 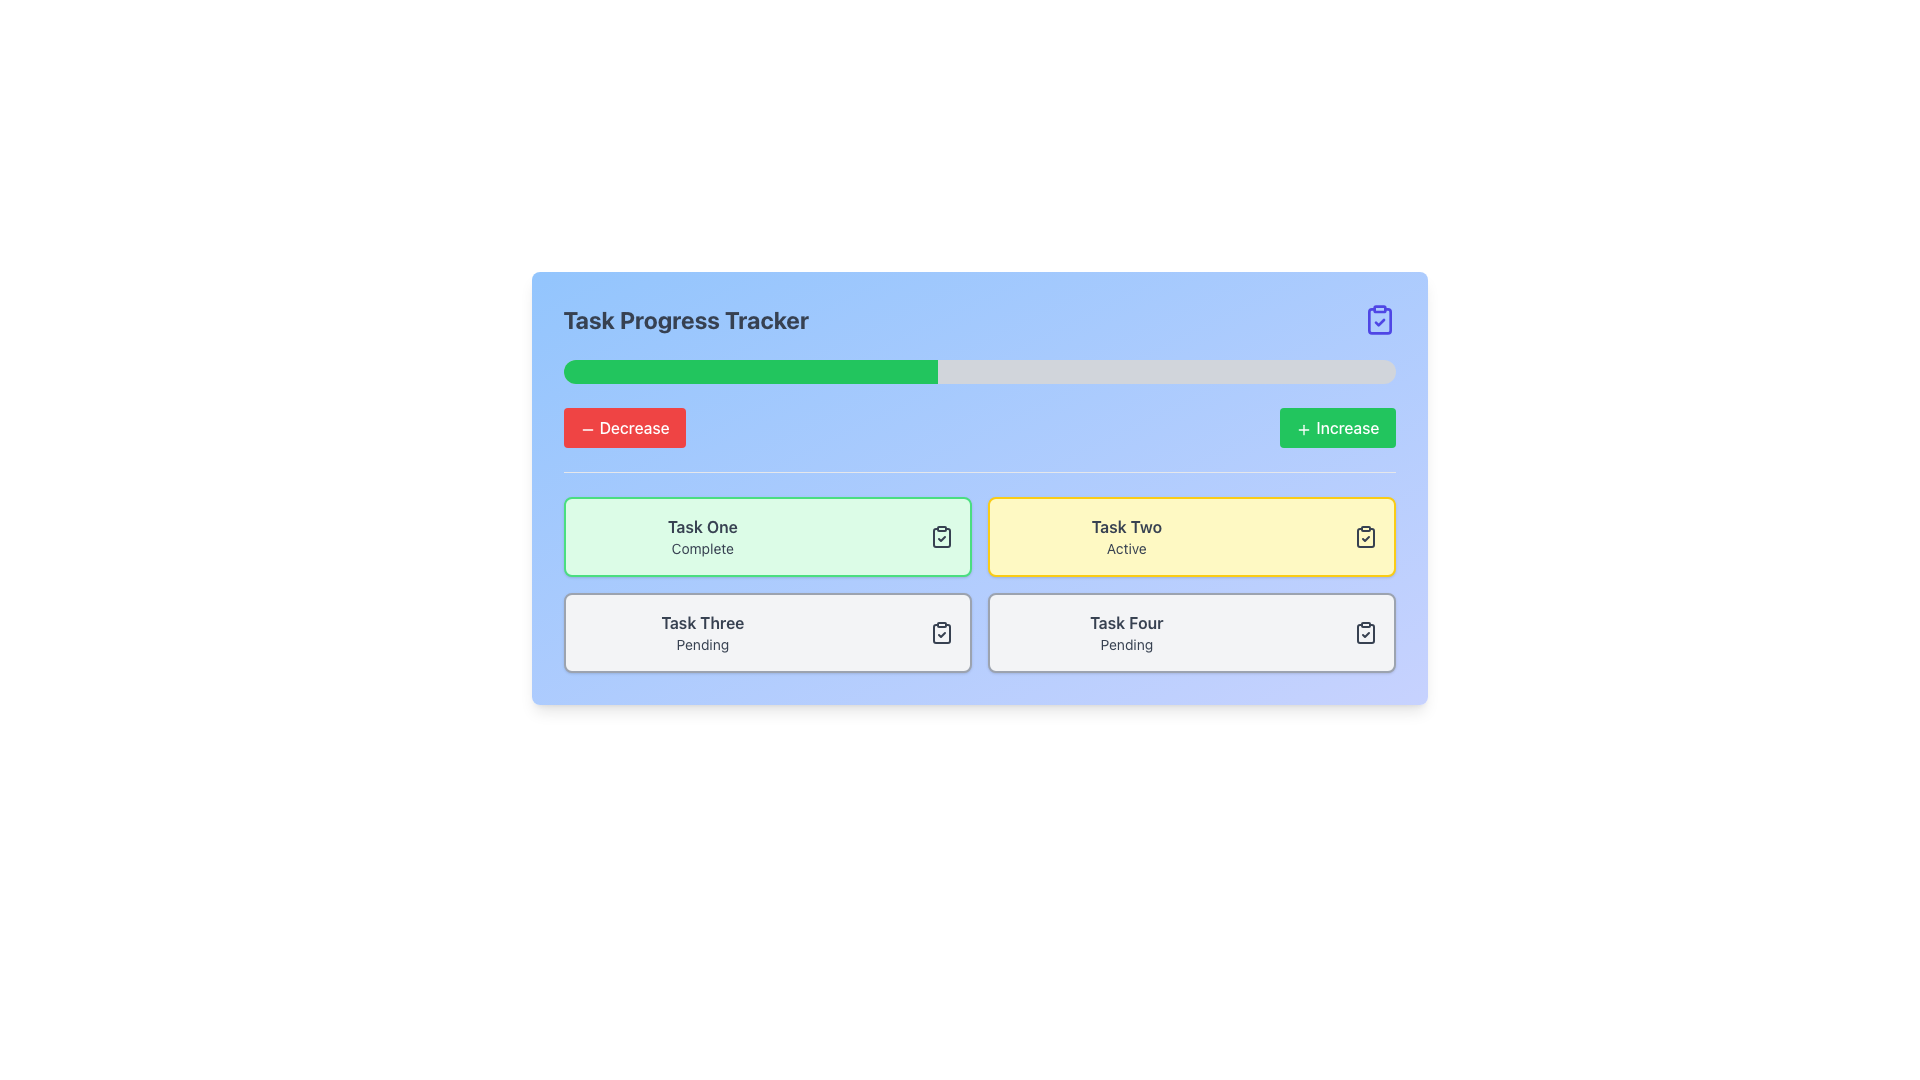 What do you see at coordinates (1126, 644) in the screenshot?
I see `the text label indicating the current status of Task Four, which displays that it is pending, located in the bottom-right grid cell of the task grid` at bounding box center [1126, 644].